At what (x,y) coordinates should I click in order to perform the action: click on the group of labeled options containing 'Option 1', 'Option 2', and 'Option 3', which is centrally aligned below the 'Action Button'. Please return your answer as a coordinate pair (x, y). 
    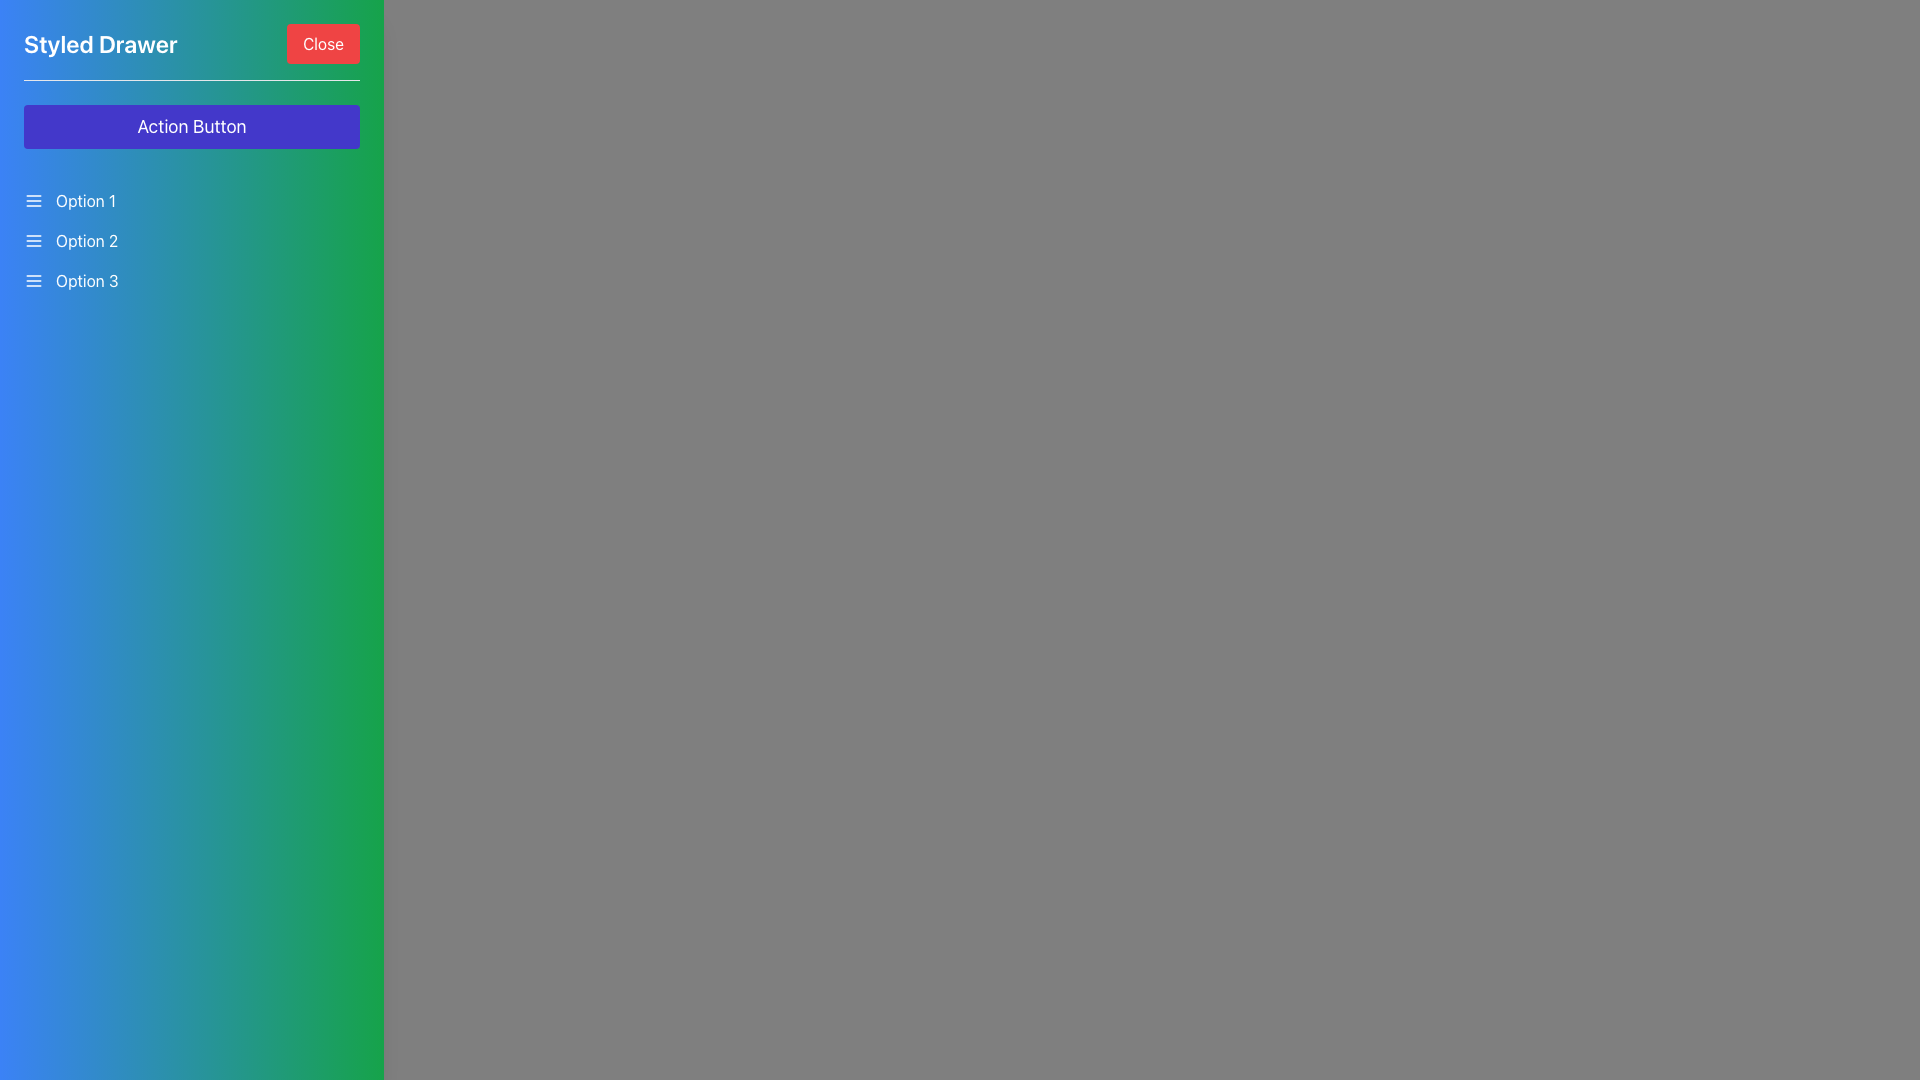
    Looking at the image, I should click on (192, 239).